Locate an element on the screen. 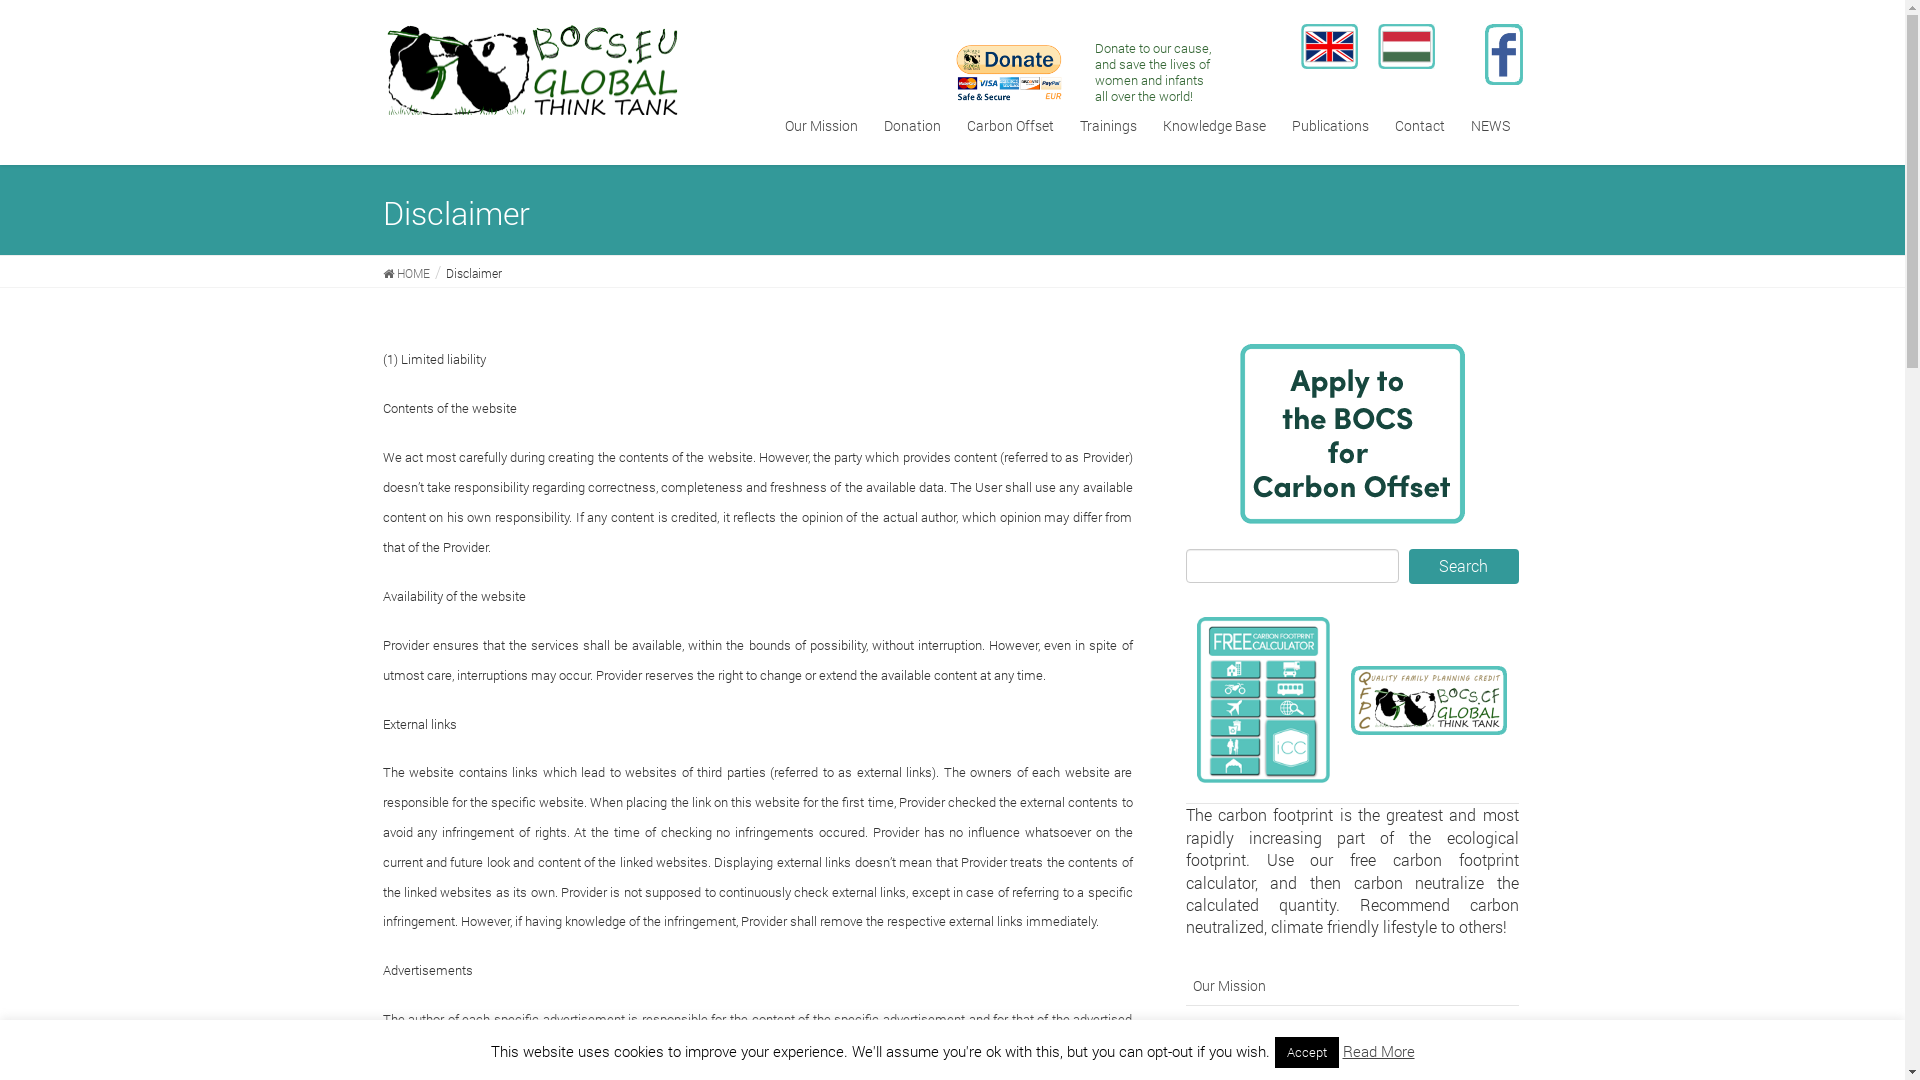 The image size is (1920, 1080). 'QFPC carbon credit - BOCS.CF >>' is located at coordinates (1428, 699).